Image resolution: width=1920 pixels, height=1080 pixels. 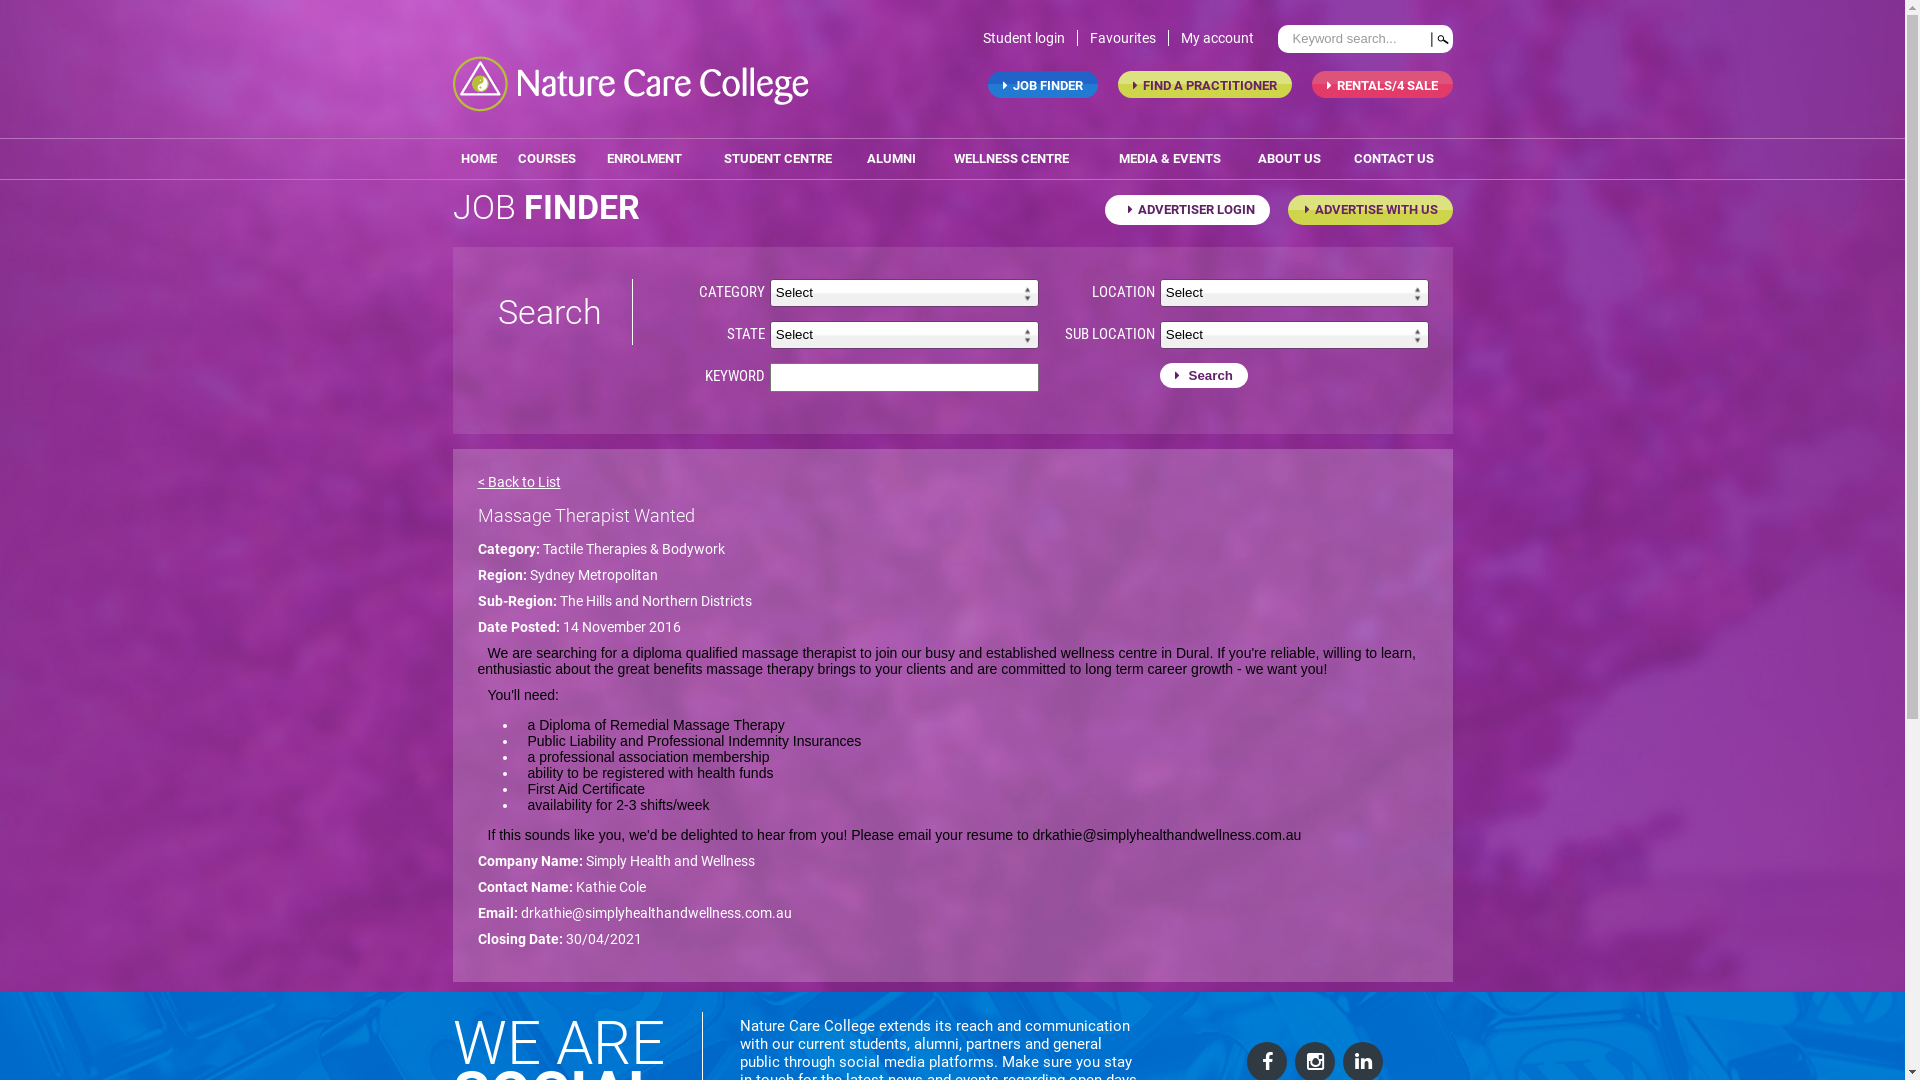 I want to click on 'WELLNESS CENTRE', so click(x=1012, y=157).